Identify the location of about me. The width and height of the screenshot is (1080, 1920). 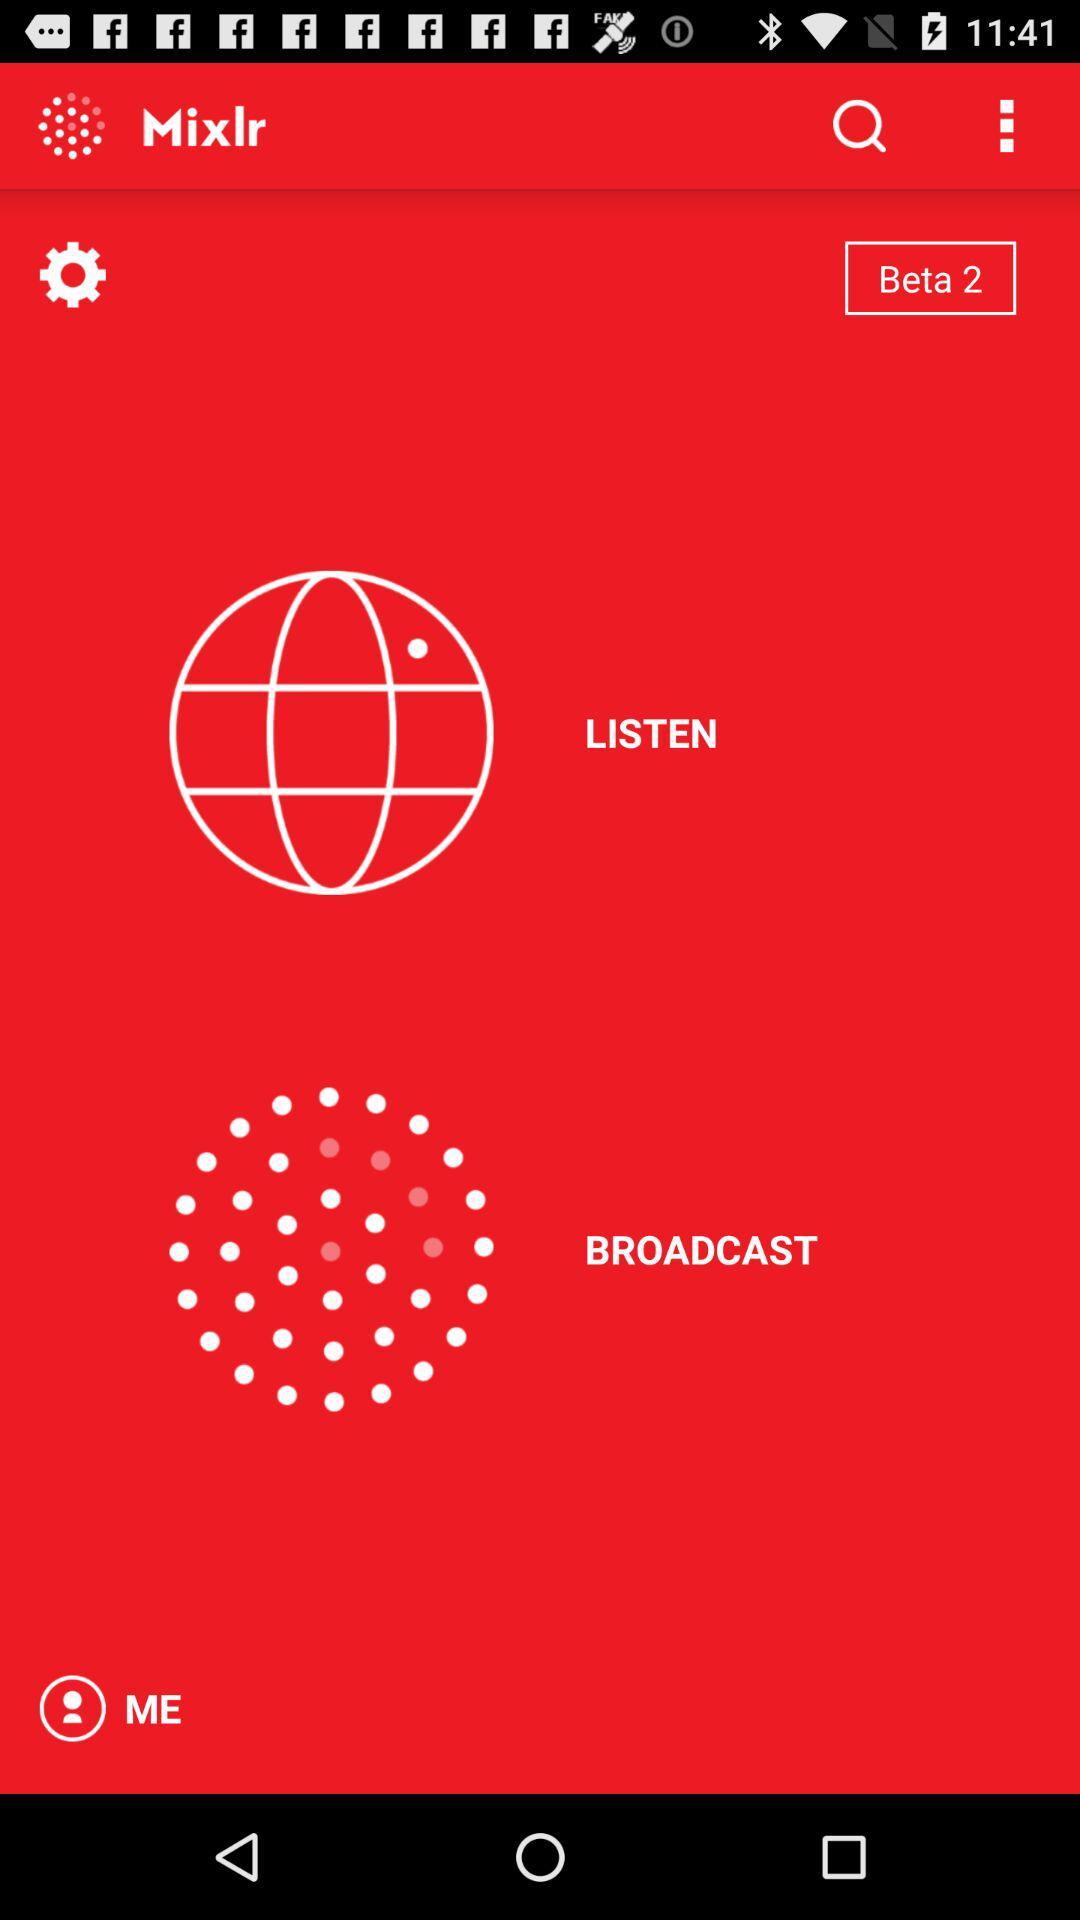
(71, 1707).